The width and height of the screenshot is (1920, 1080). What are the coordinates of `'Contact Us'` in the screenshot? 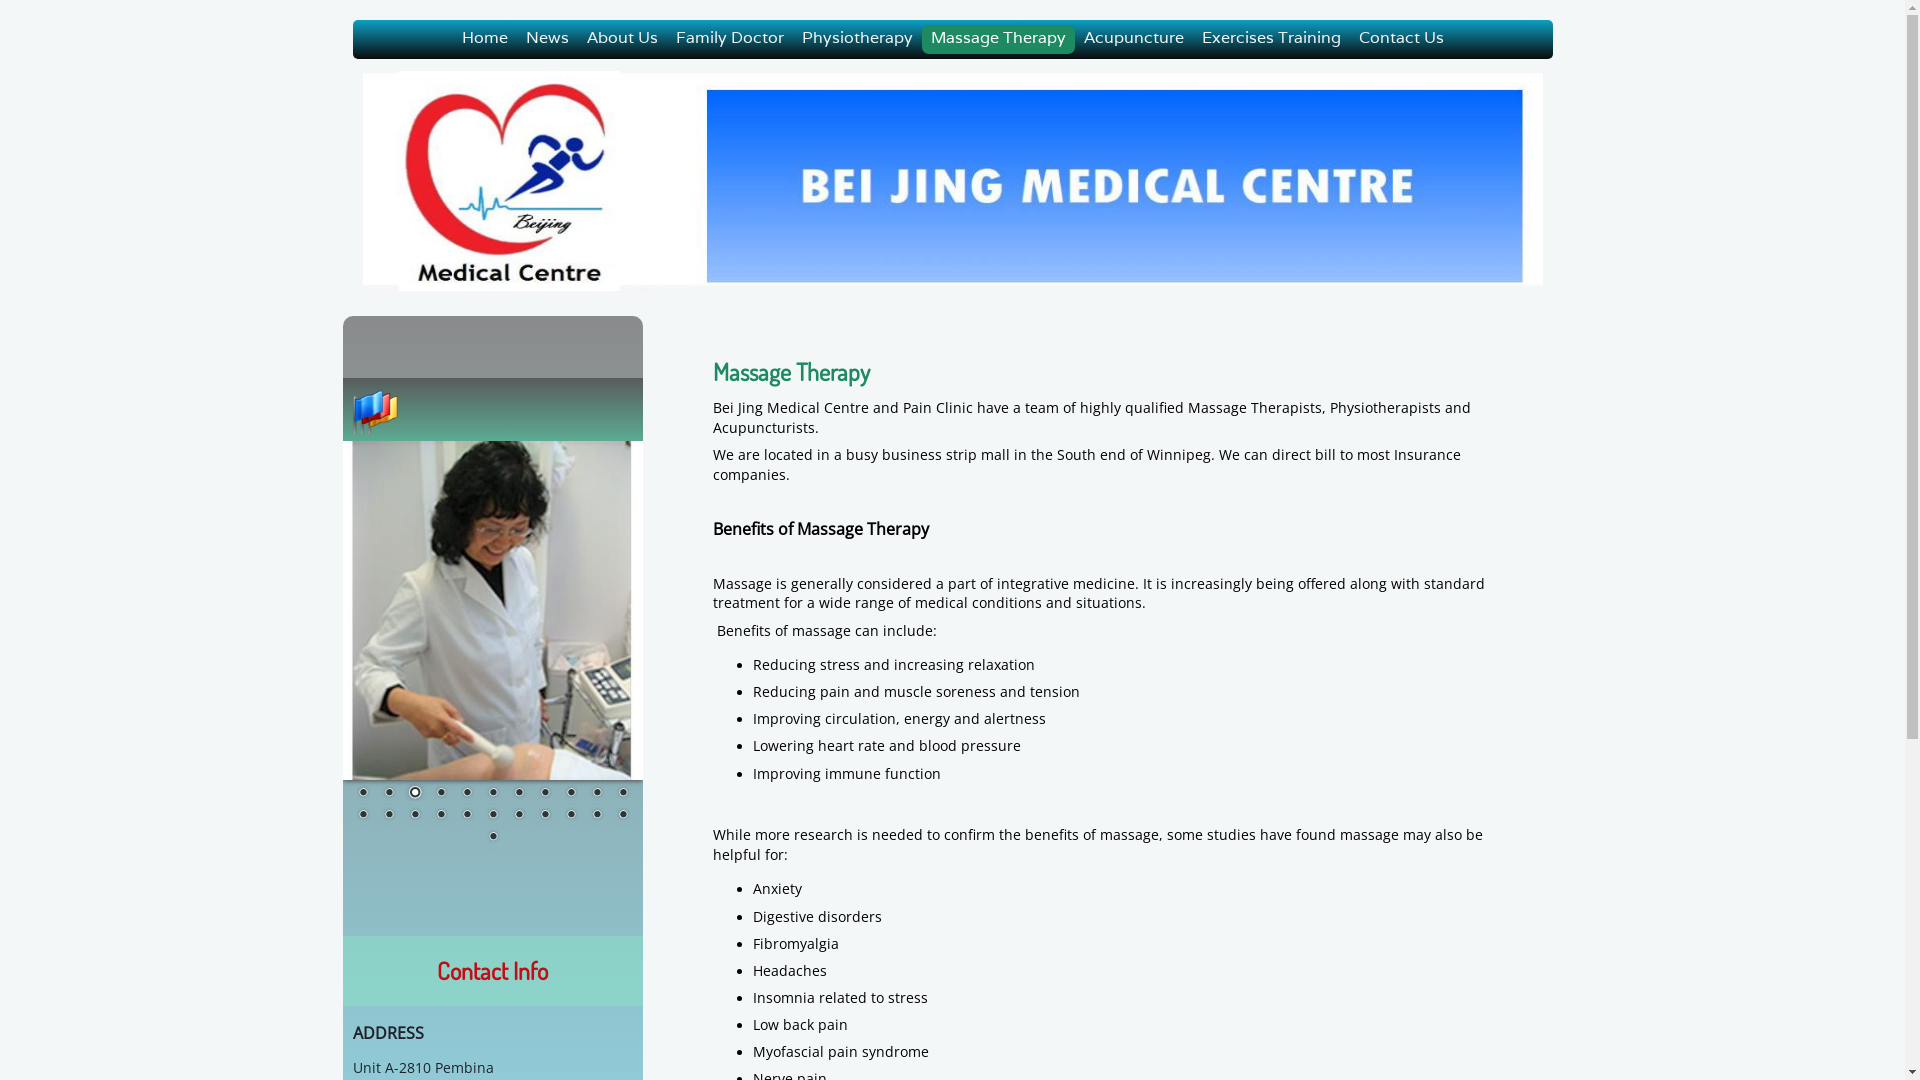 It's located at (1349, 39).